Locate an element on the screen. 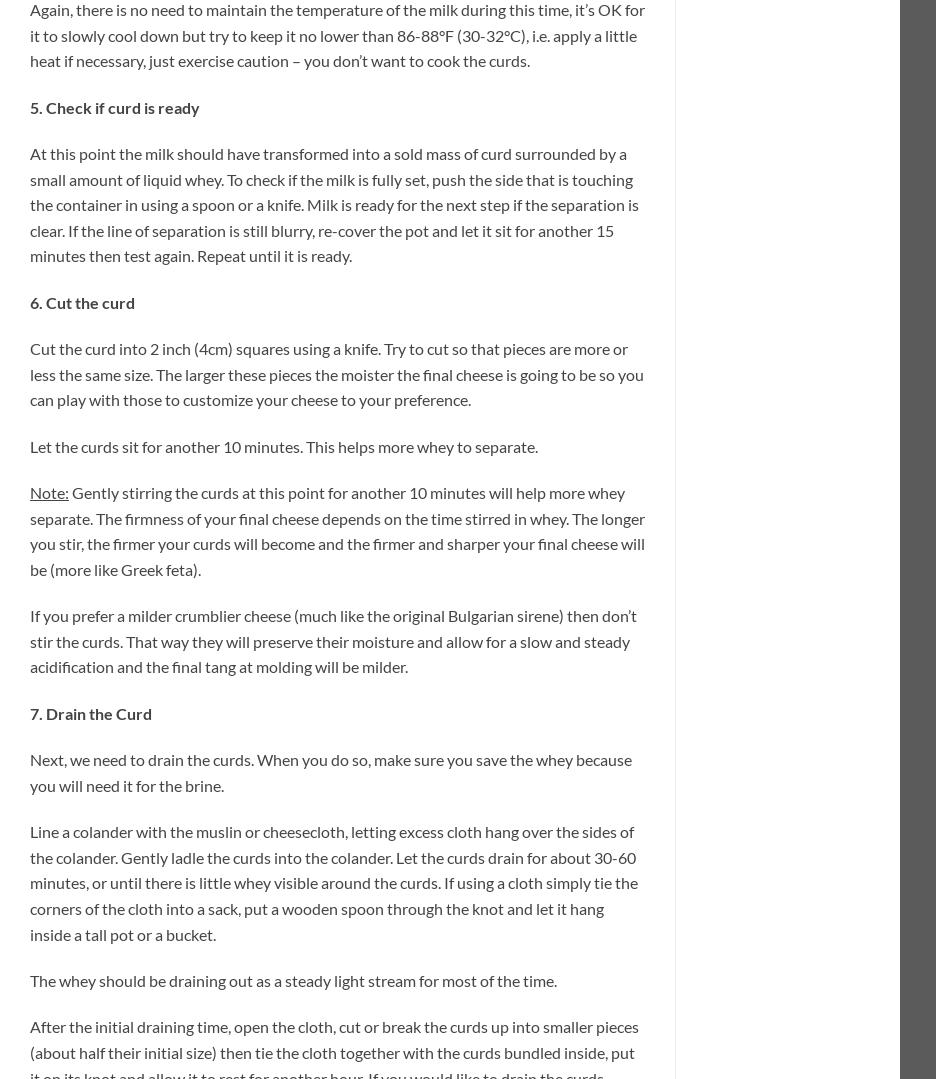 This screenshot has height=1079, width=936. 'Cut the curd into 2 inch (4cm) squares using a knife. Try to cut so that pieces are more or less the same size. The larger these pieces the moister the final cheese is going to be so you can play with those to customize your cheese to your preference.' is located at coordinates (29, 373).